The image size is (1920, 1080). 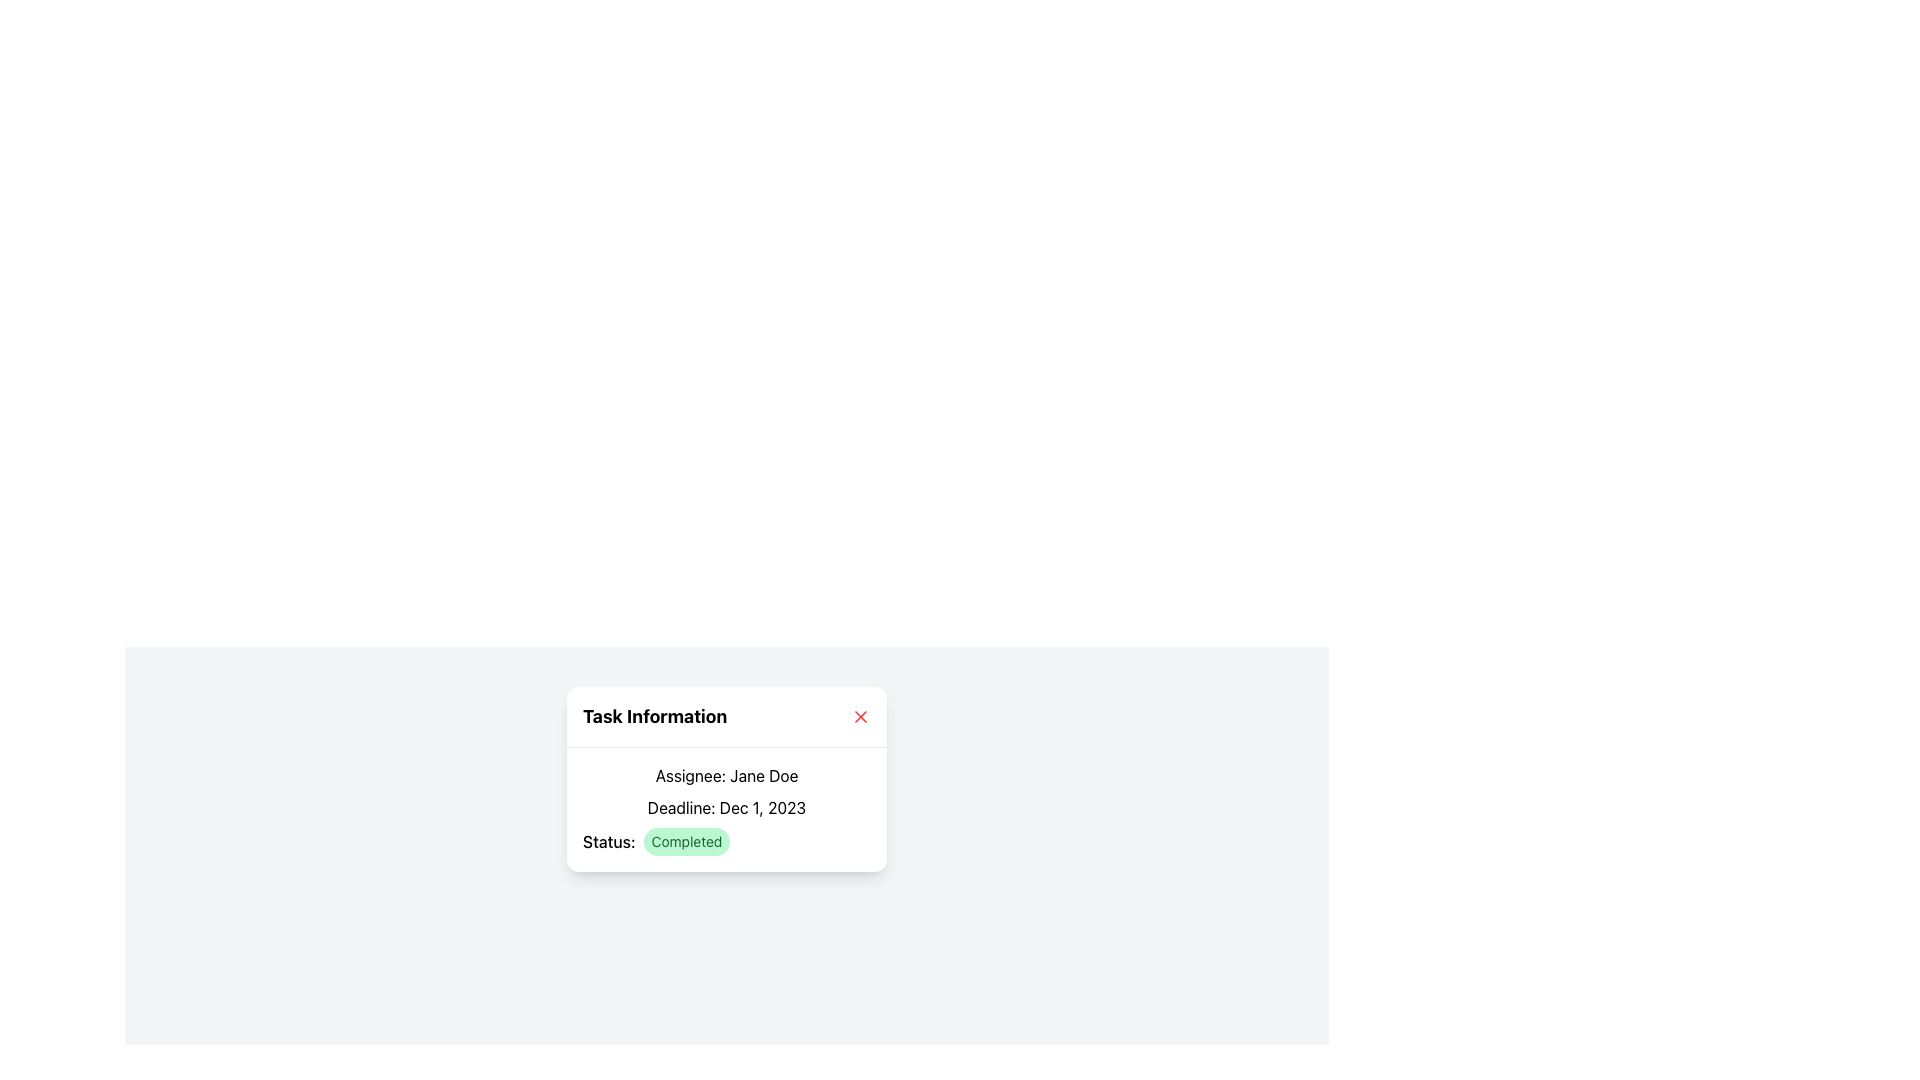 I want to click on text from the Text Label located in the bottom-left section of the 'Task Information' card, which describes the associated status value beside it, so click(x=608, y=841).